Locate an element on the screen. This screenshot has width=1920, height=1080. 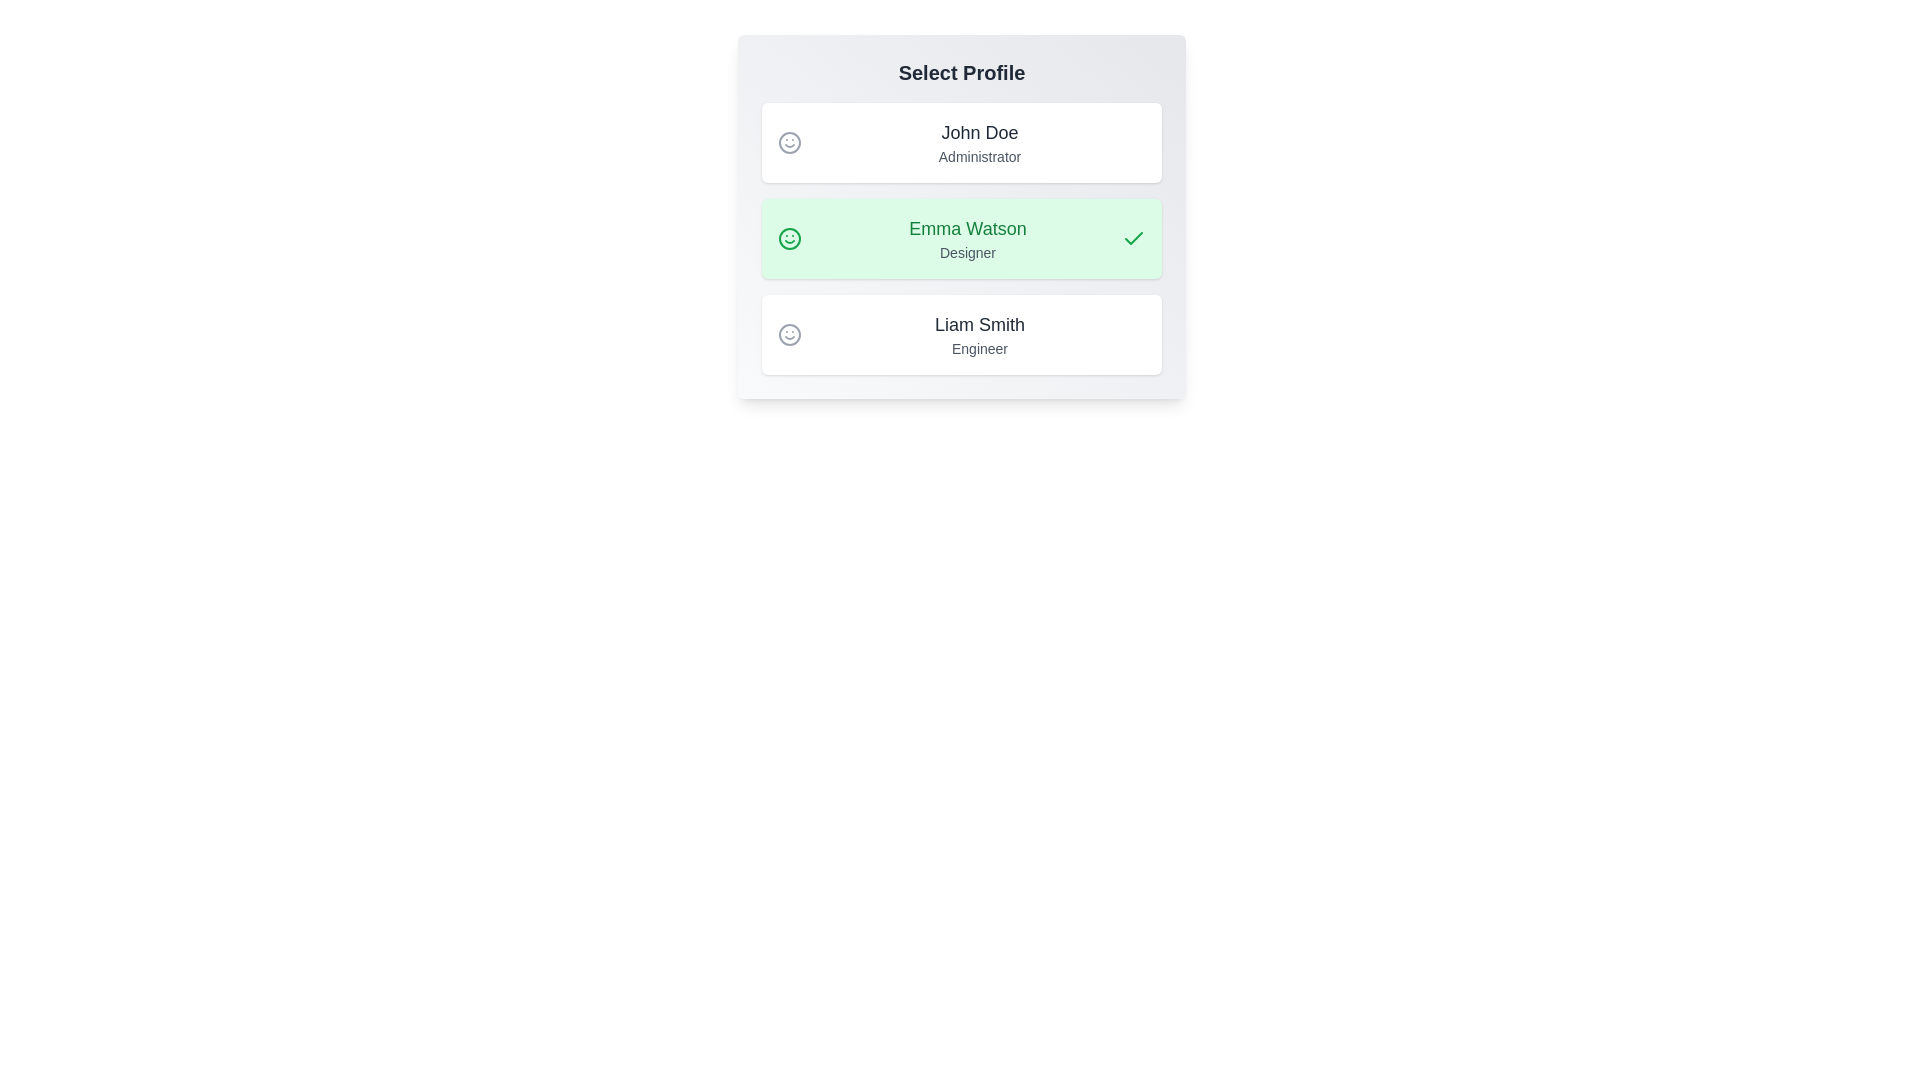
the profile Liam Smith is located at coordinates (961, 334).